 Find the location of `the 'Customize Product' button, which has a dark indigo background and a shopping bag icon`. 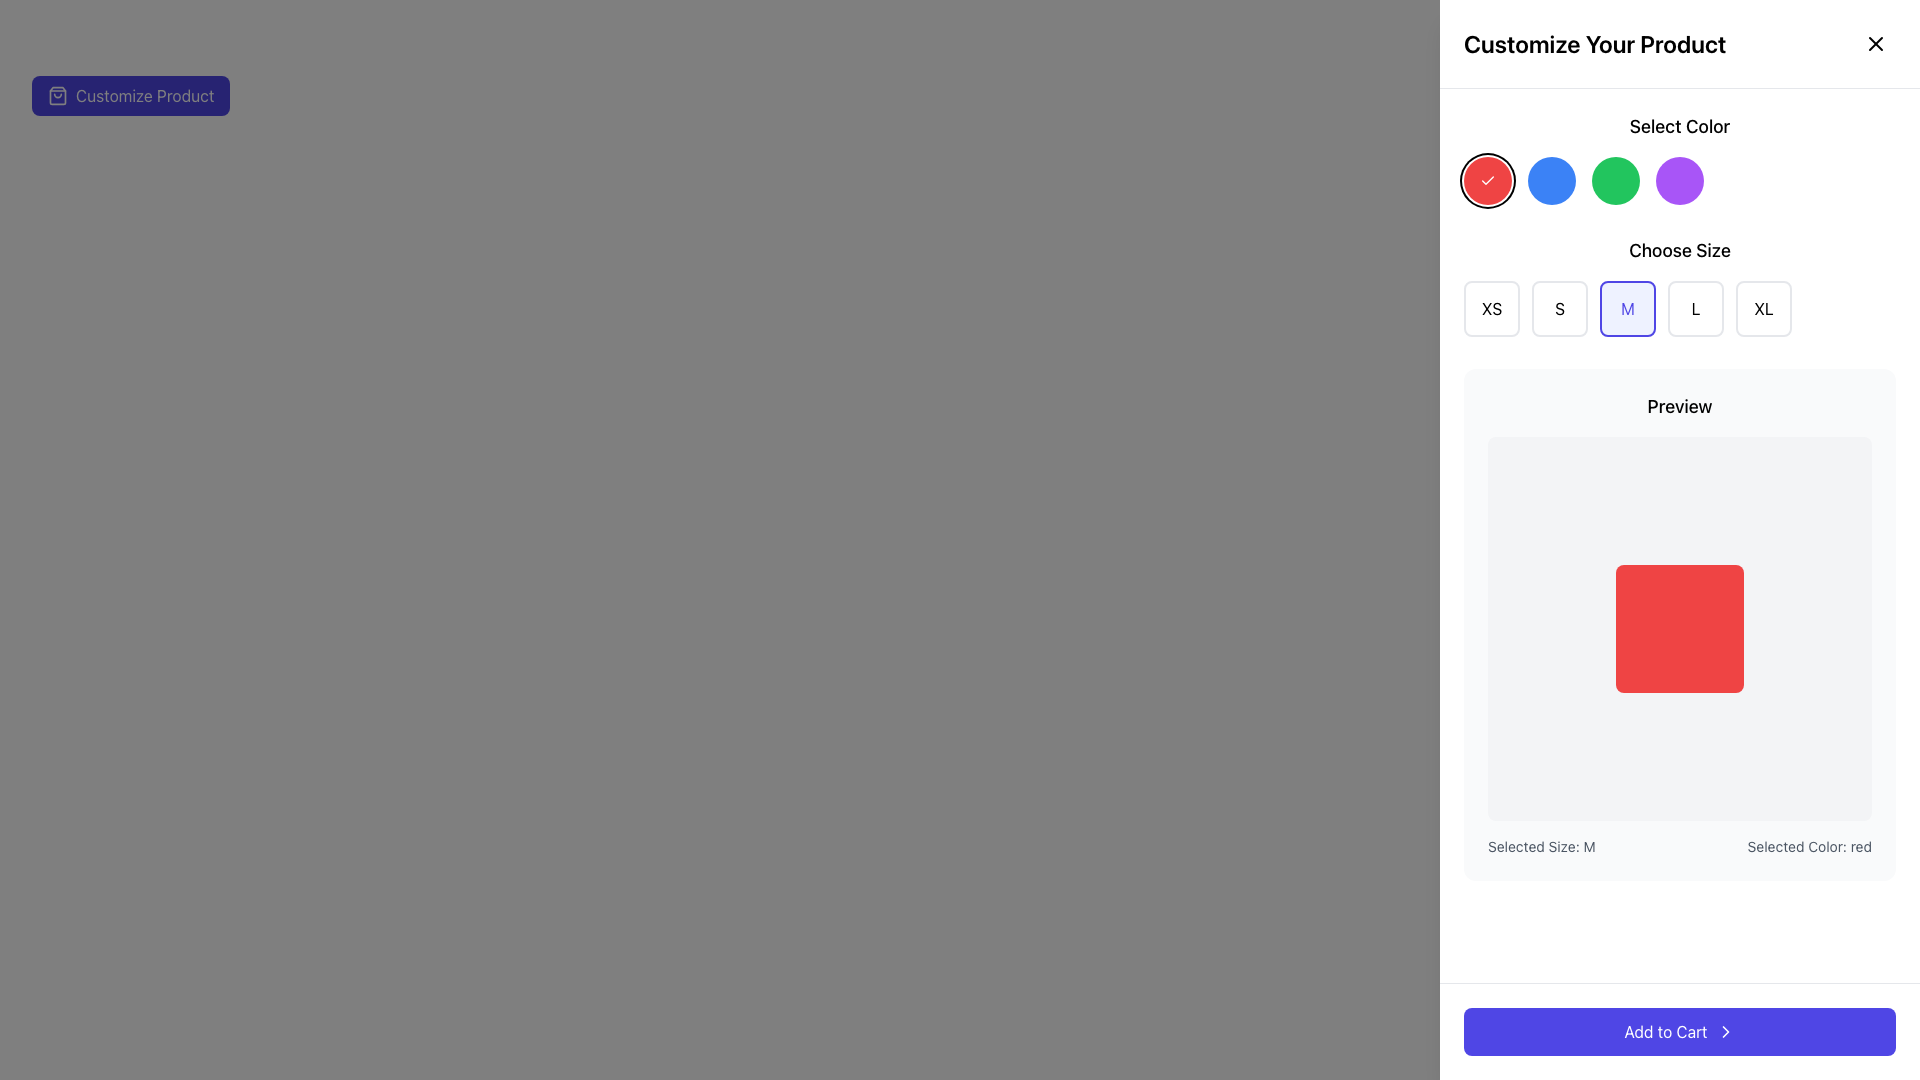

the 'Customize Product' button, which has a dark indigo background and a shopping bag icon is located at coordinates (130, 96).